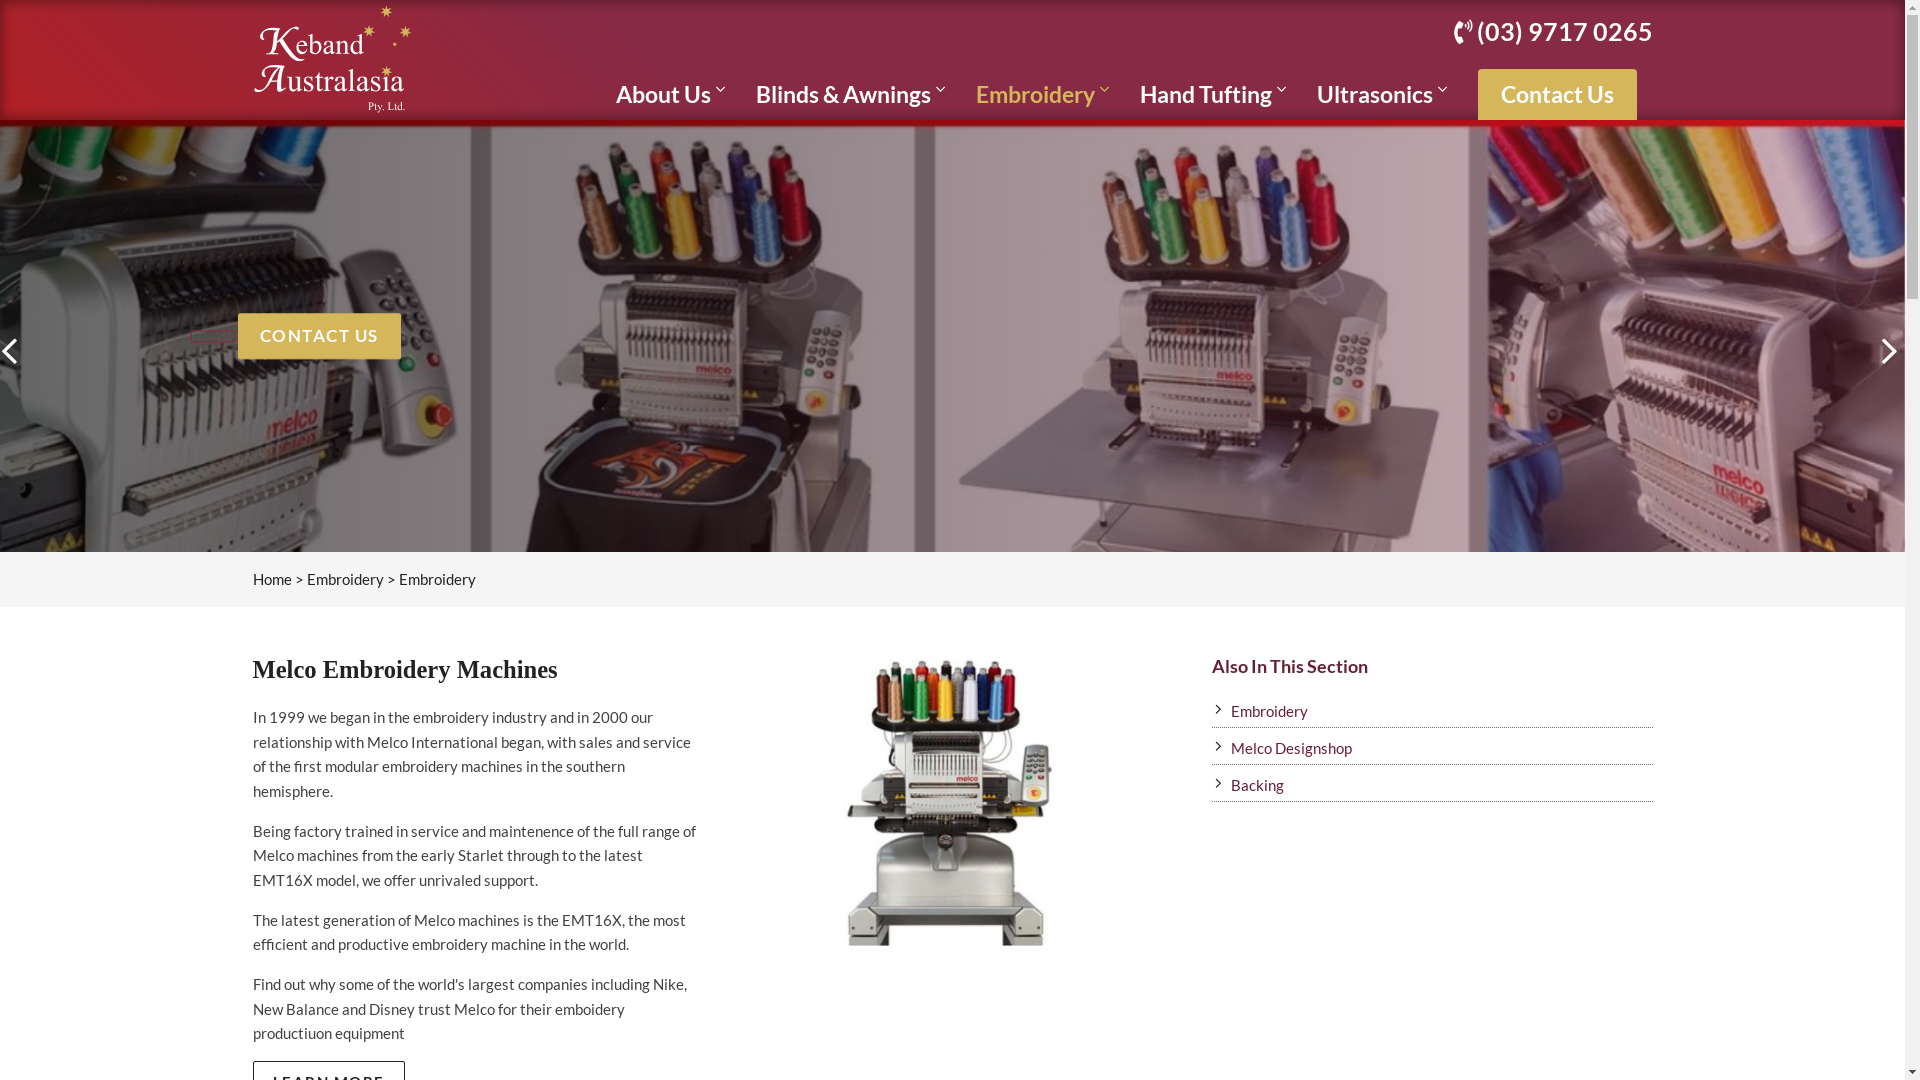  Describe the element at coordinates (1874, 350) in the screenshot. I see `'NEXT'` at that location.